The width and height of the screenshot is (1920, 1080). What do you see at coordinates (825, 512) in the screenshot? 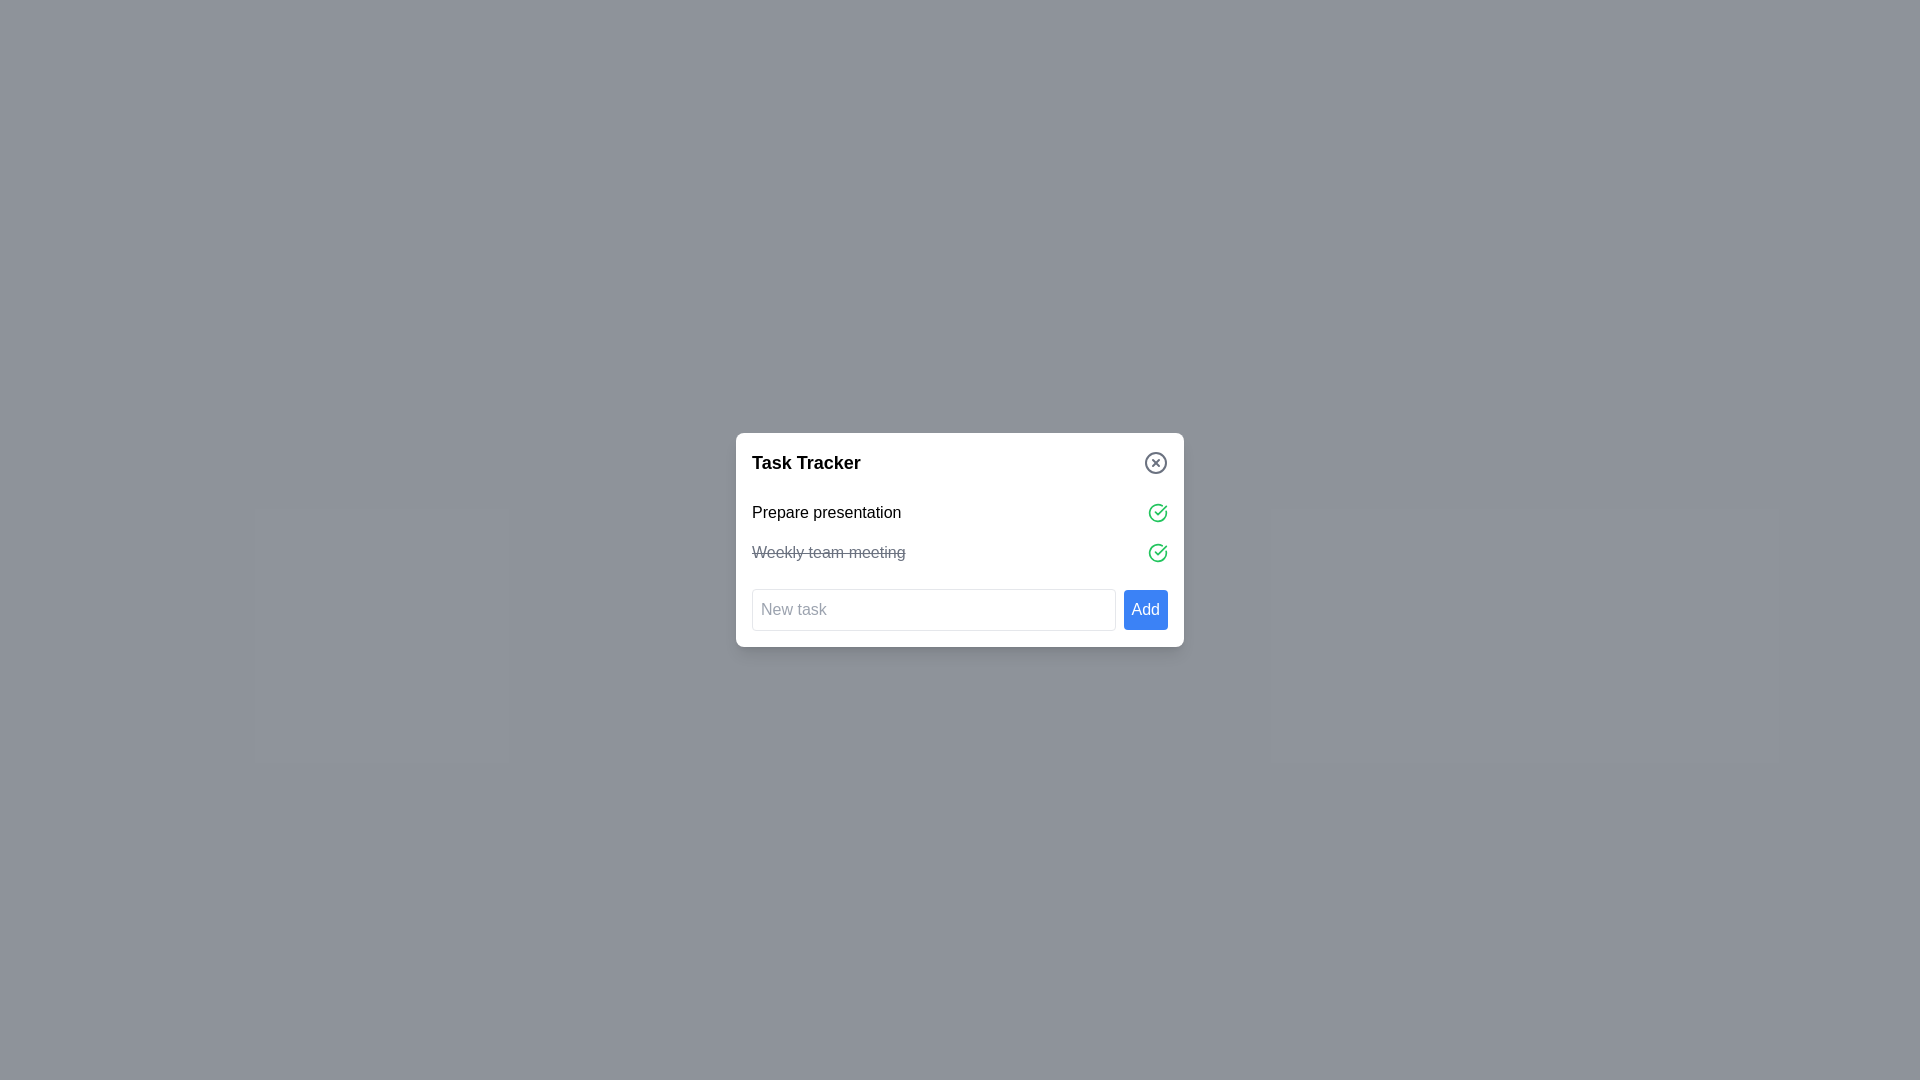
I see `the text label reading 'Prepare presentation'` at bounding box center [825, 512].